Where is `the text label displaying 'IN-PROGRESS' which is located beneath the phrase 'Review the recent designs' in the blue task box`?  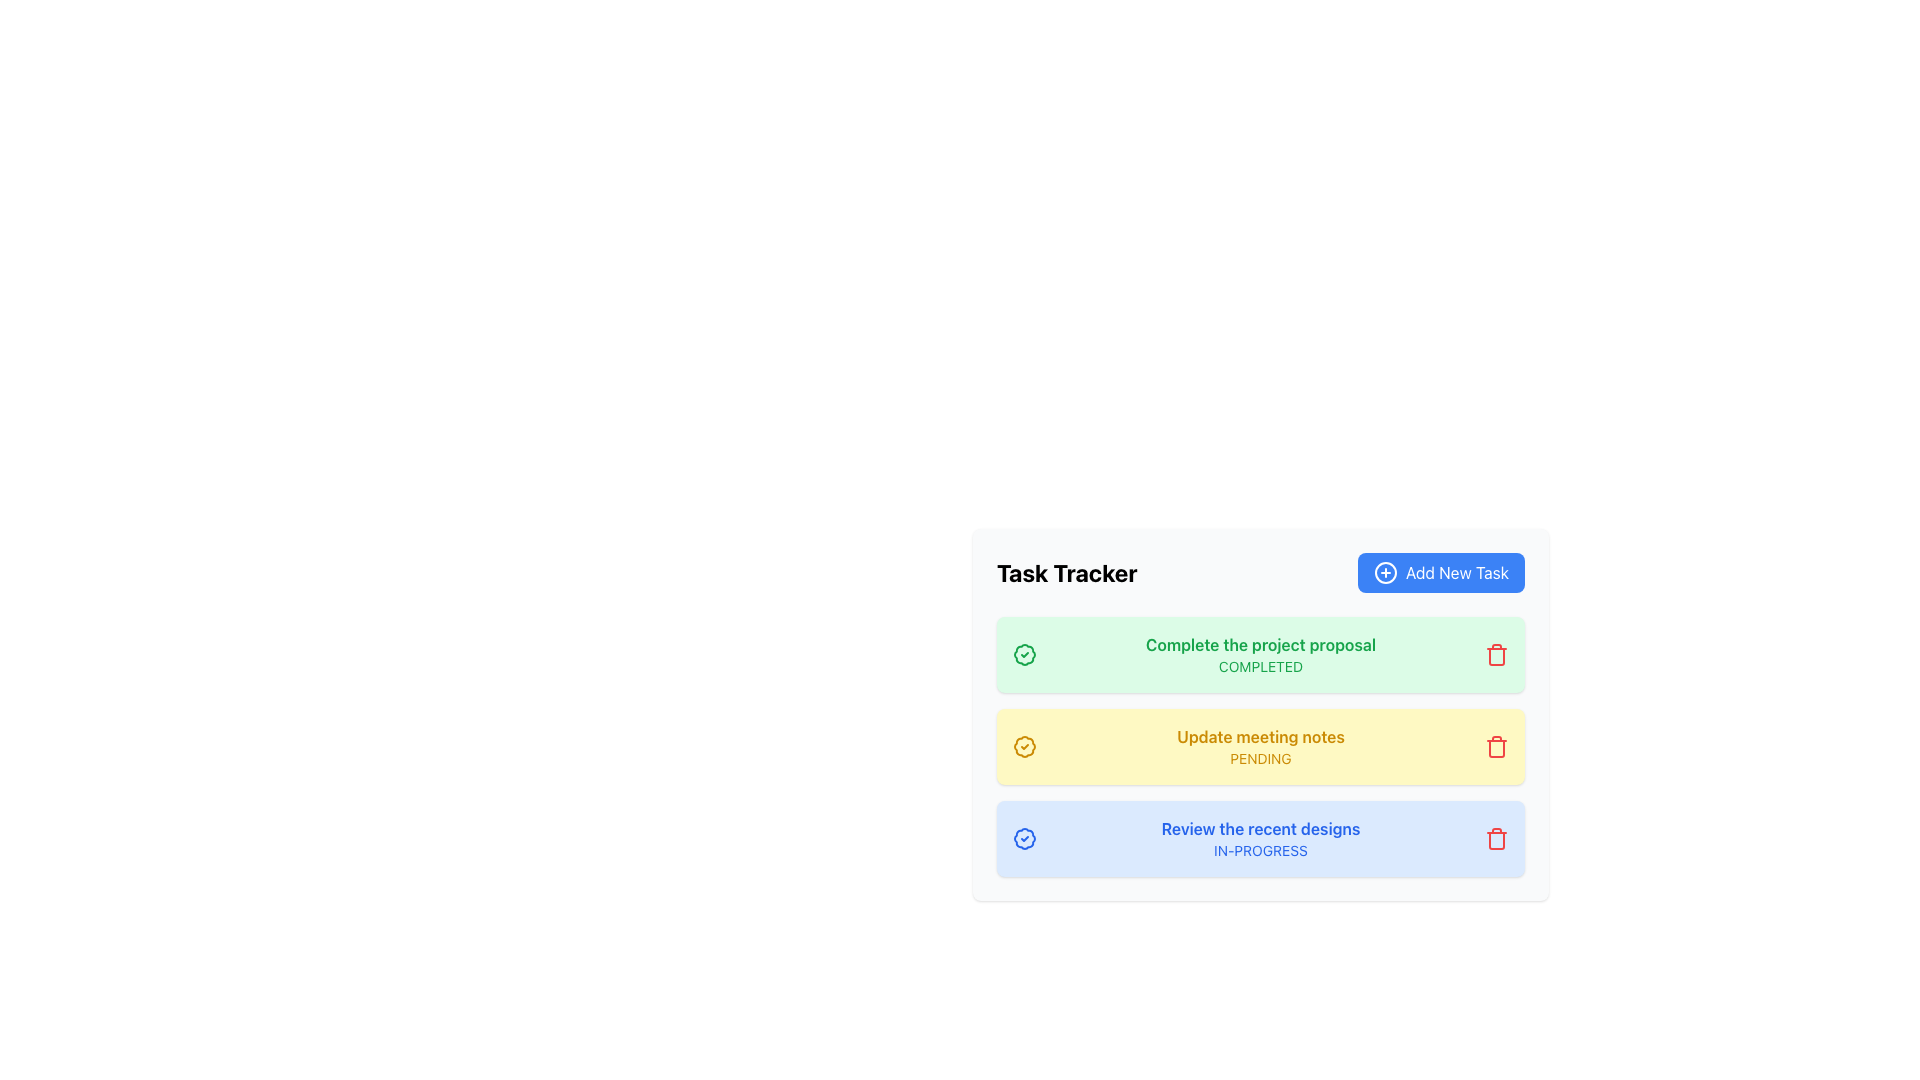 the text label displaying 'IN-PROGRESS' which is located beneath the phrase 'Review the recent designs' in the blue task box is located at coordinates (1260, 851).